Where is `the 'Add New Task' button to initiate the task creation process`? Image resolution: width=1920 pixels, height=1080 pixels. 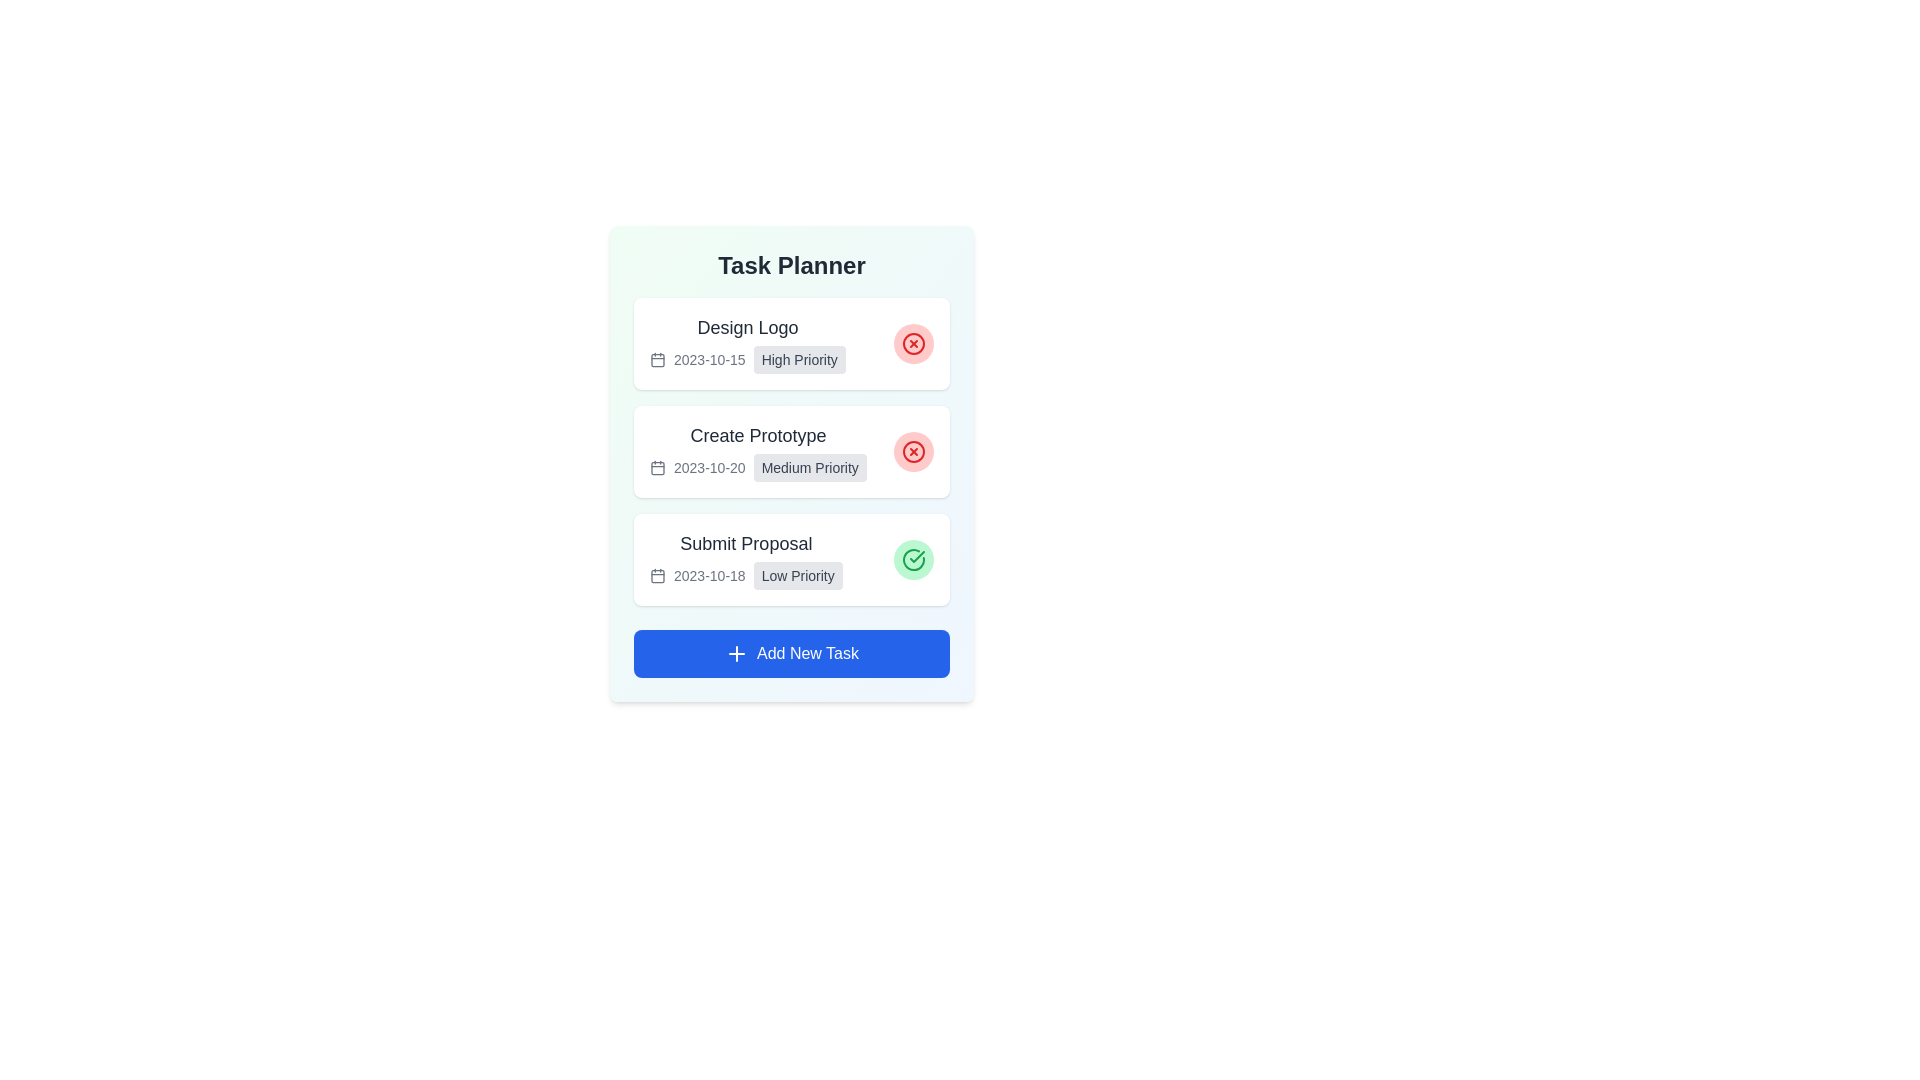
the 'Add New Task' button to initiate the task creation process is located at coordinates (791, 654).